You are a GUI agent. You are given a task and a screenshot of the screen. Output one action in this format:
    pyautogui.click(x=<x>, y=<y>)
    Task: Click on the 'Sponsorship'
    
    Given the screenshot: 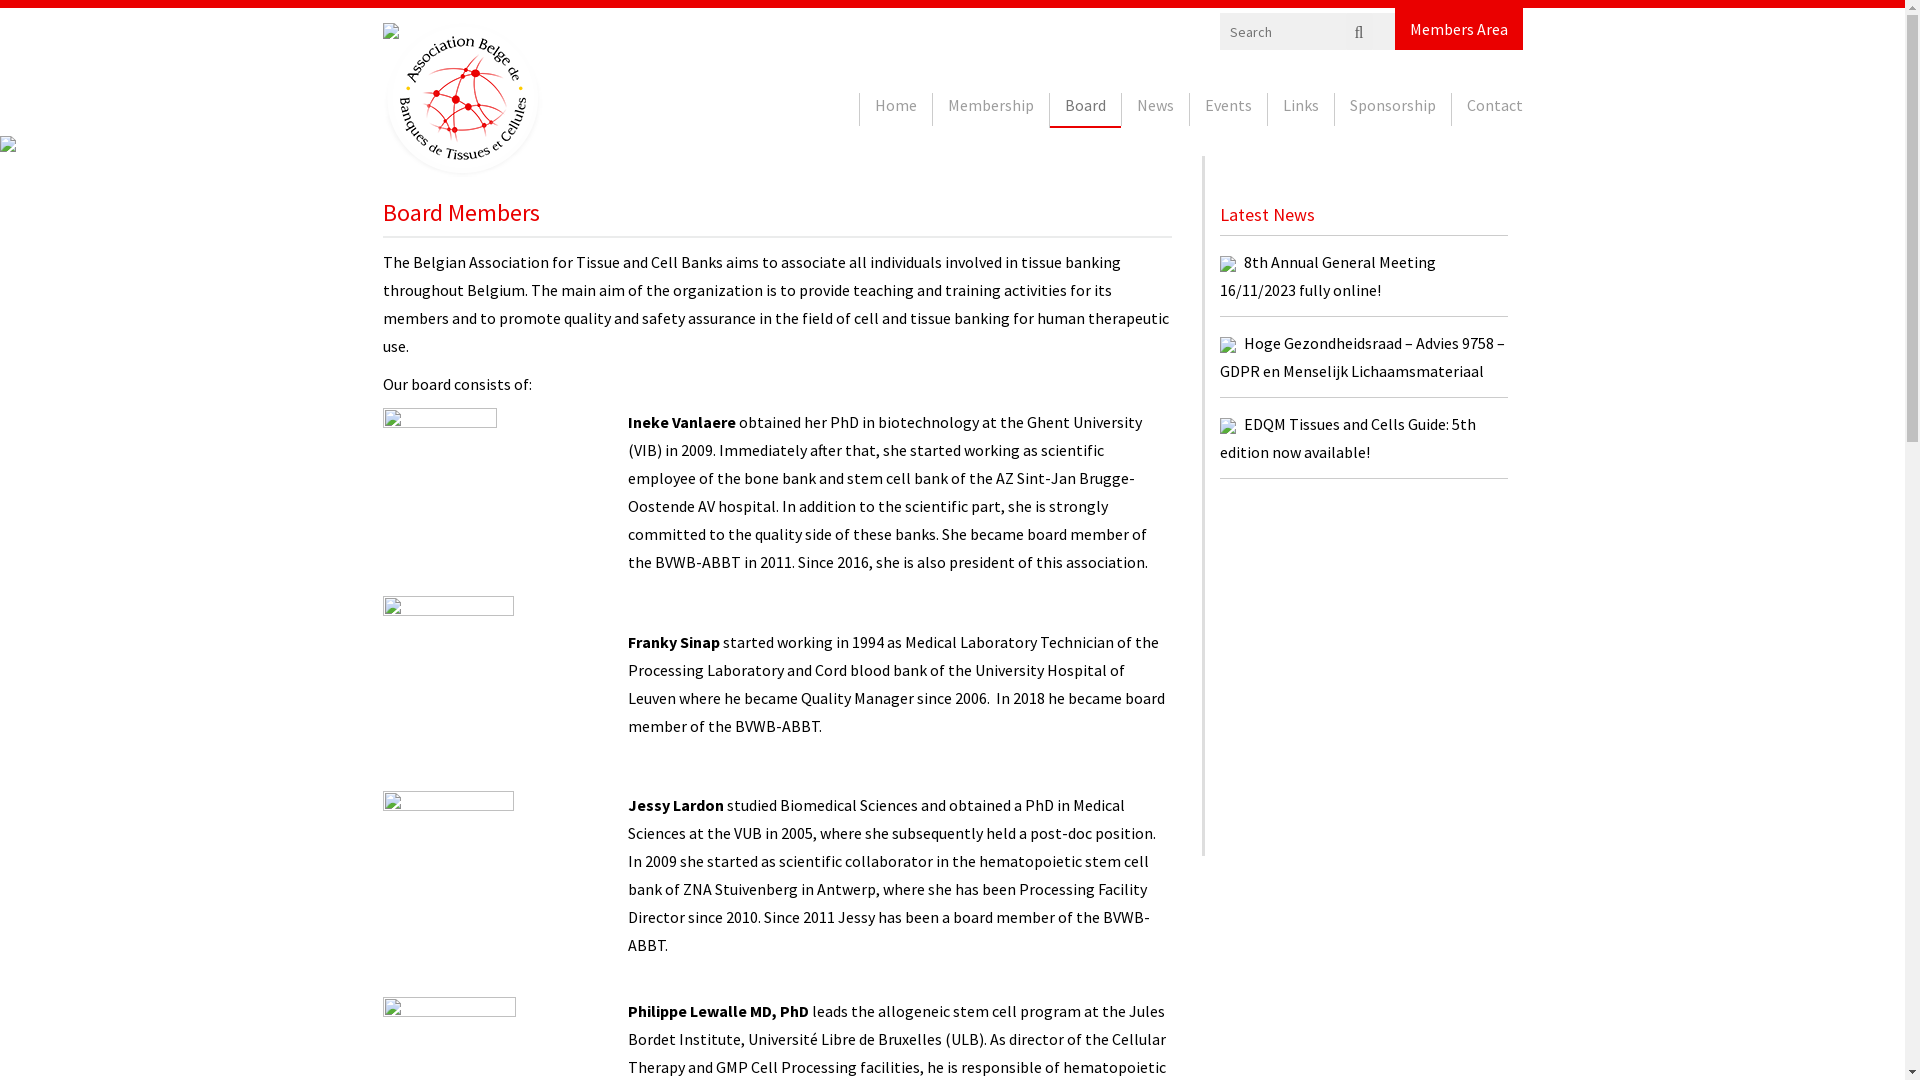 What is the action you would take?
    pyautogui.click(x=1391, y=109)
    